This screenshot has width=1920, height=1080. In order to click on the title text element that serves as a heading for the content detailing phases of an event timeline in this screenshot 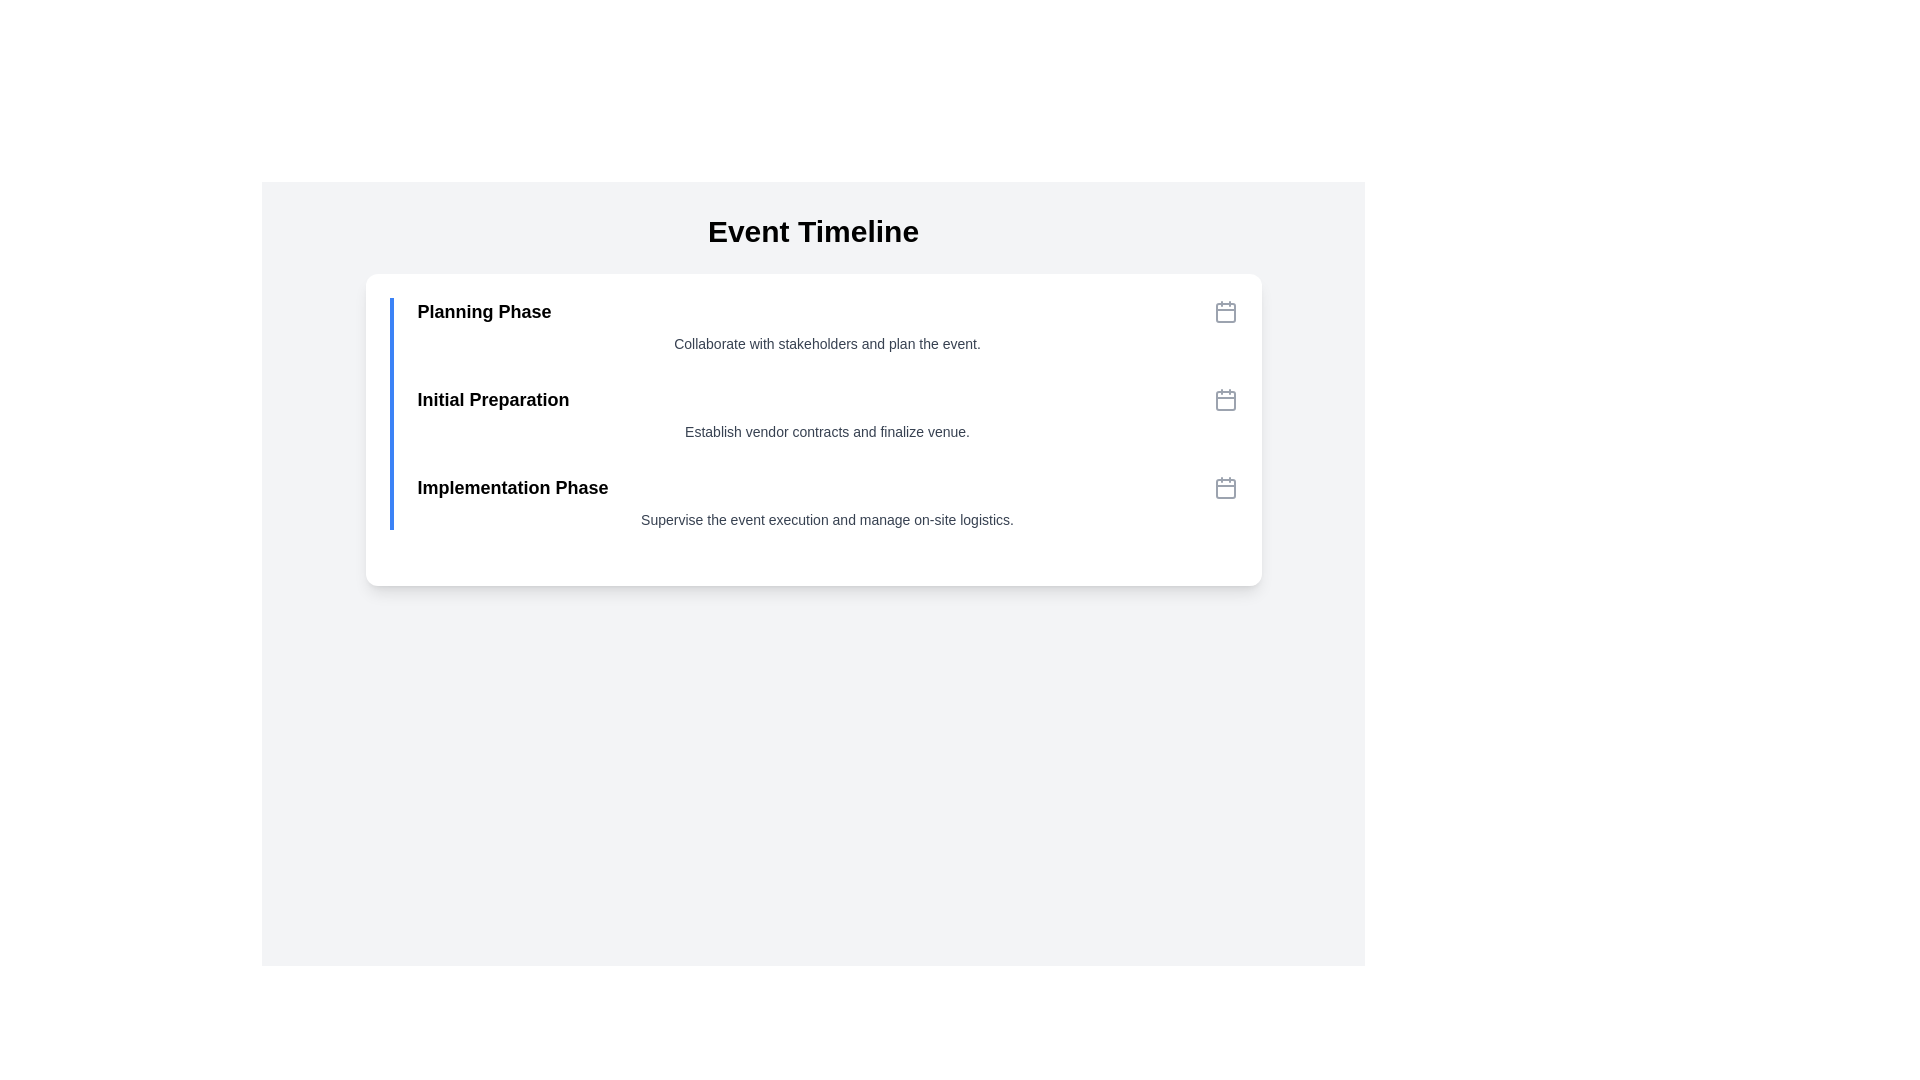, I will do `click(813, 230)`.